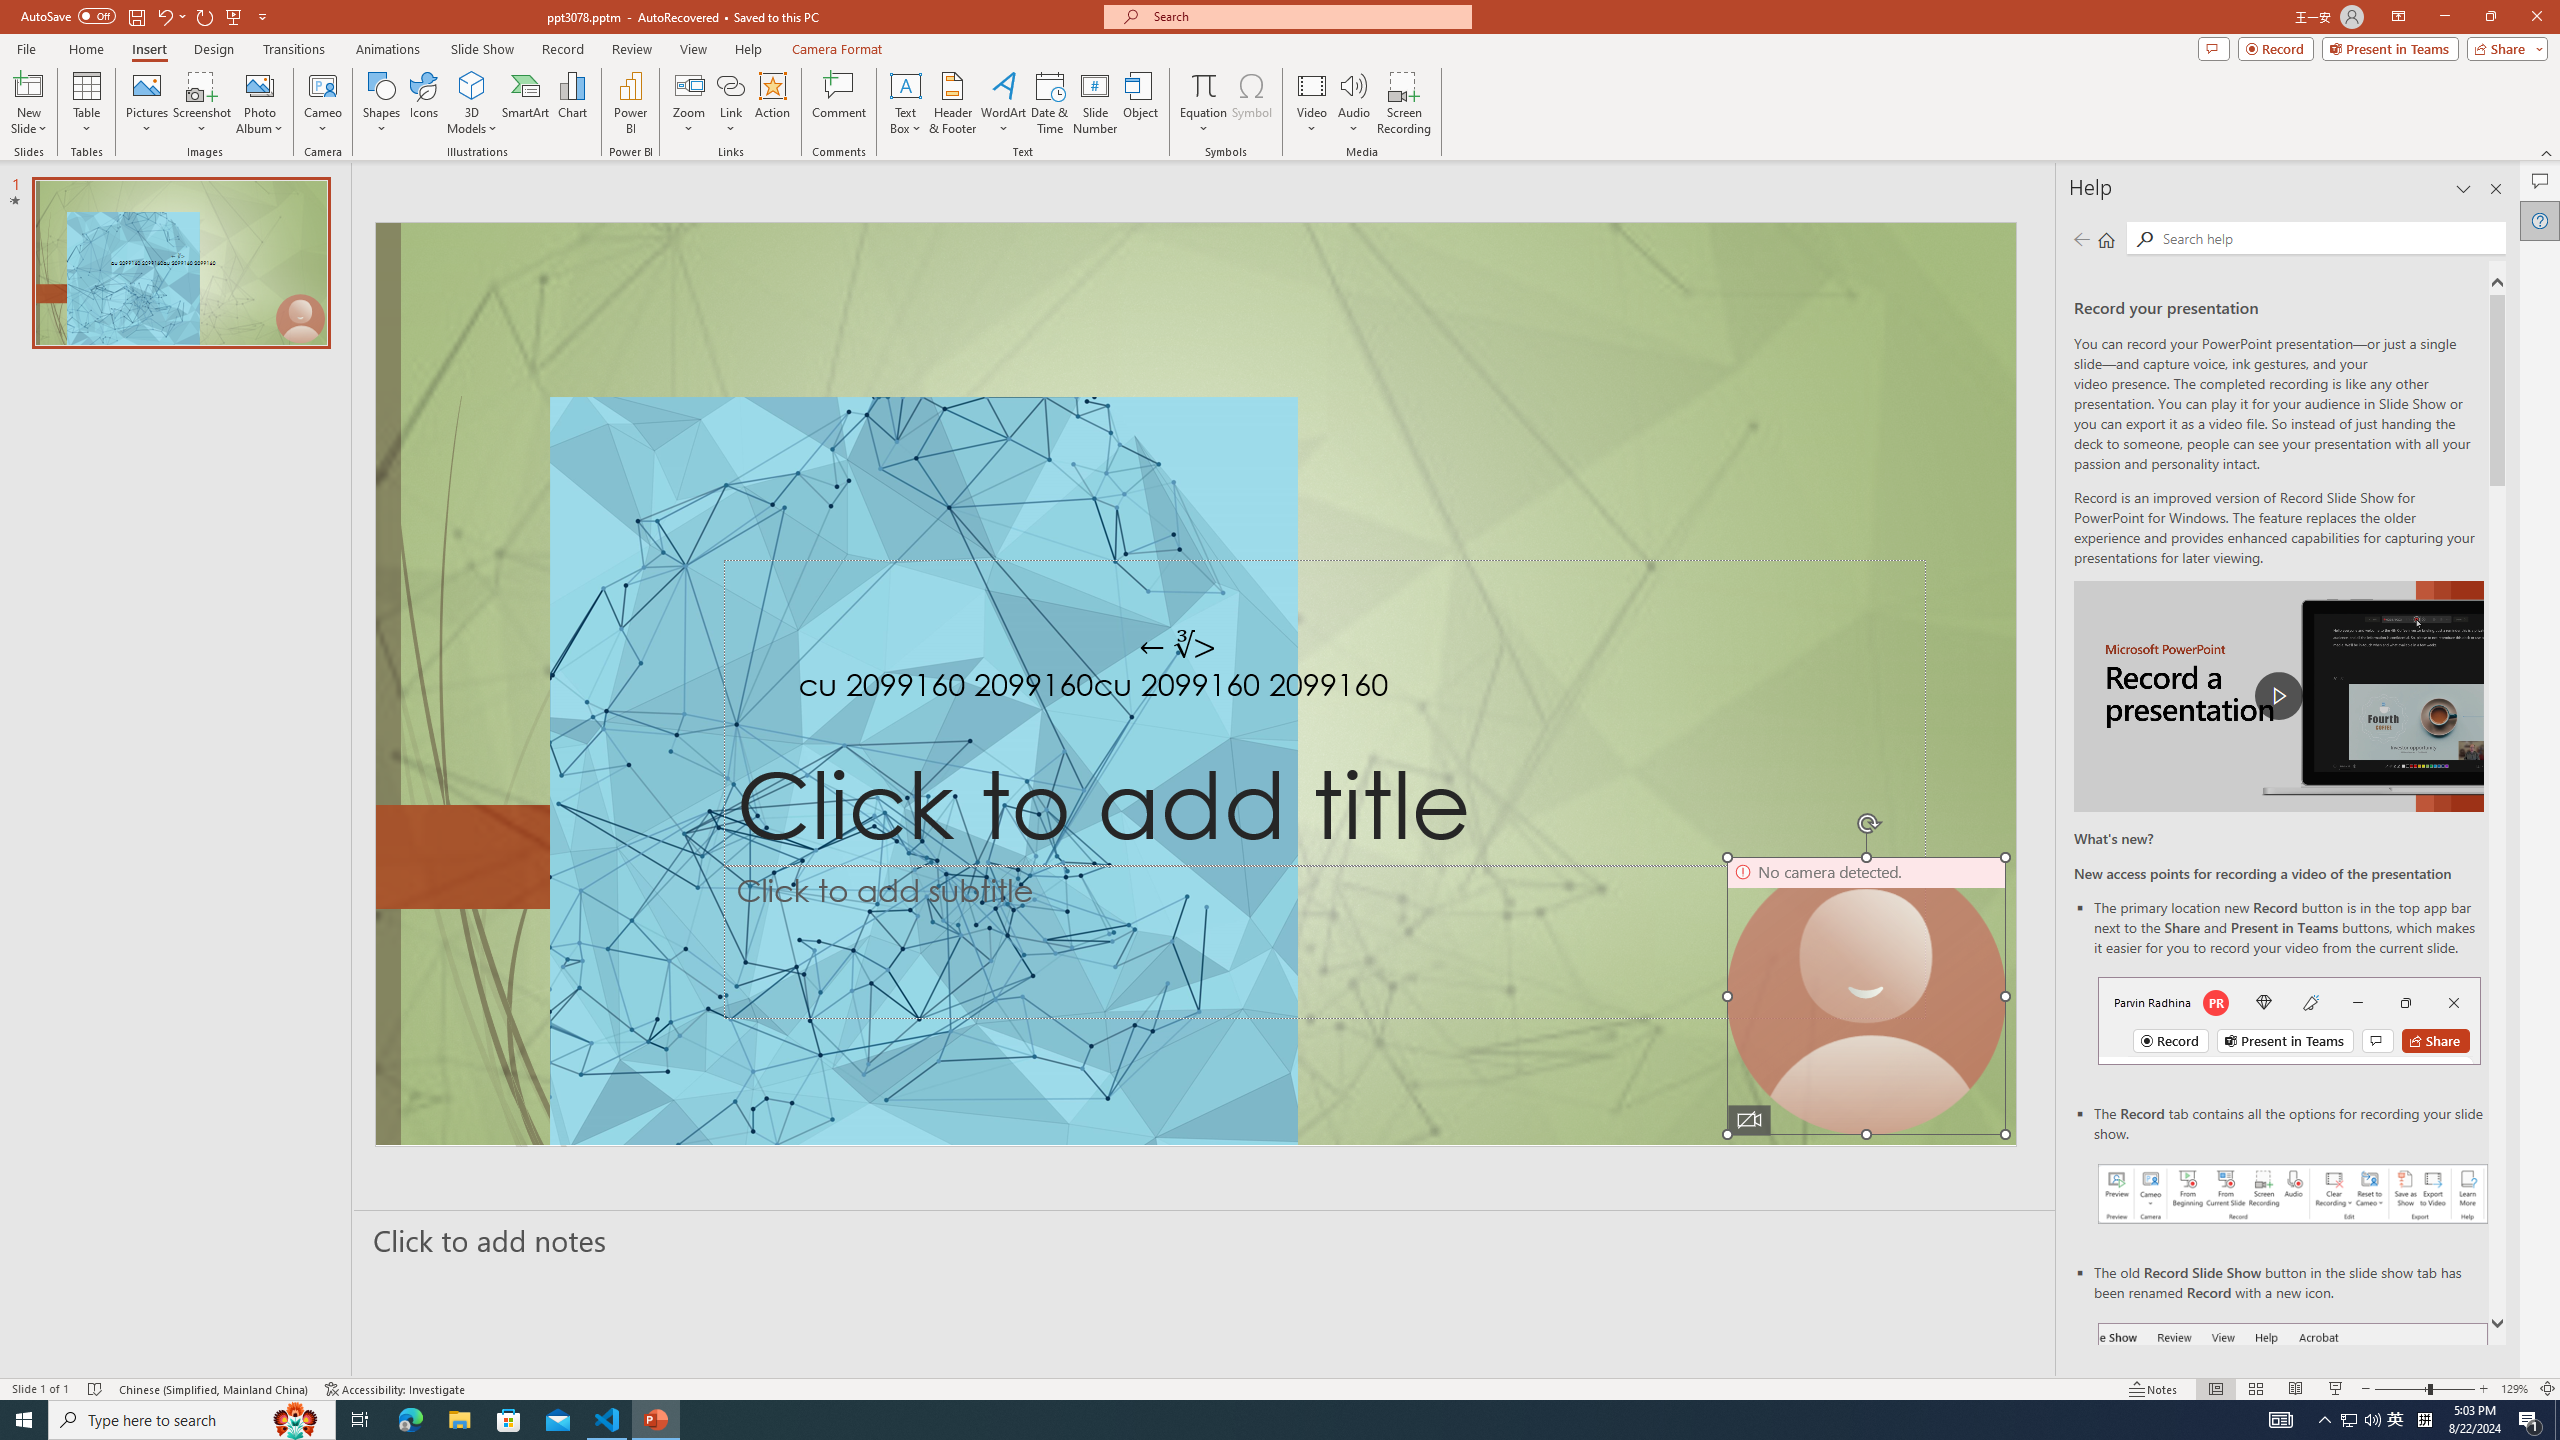  Describe the element at coordinates (1178, 646) in the screenshot. I see `'TextBox 7'` at that location.